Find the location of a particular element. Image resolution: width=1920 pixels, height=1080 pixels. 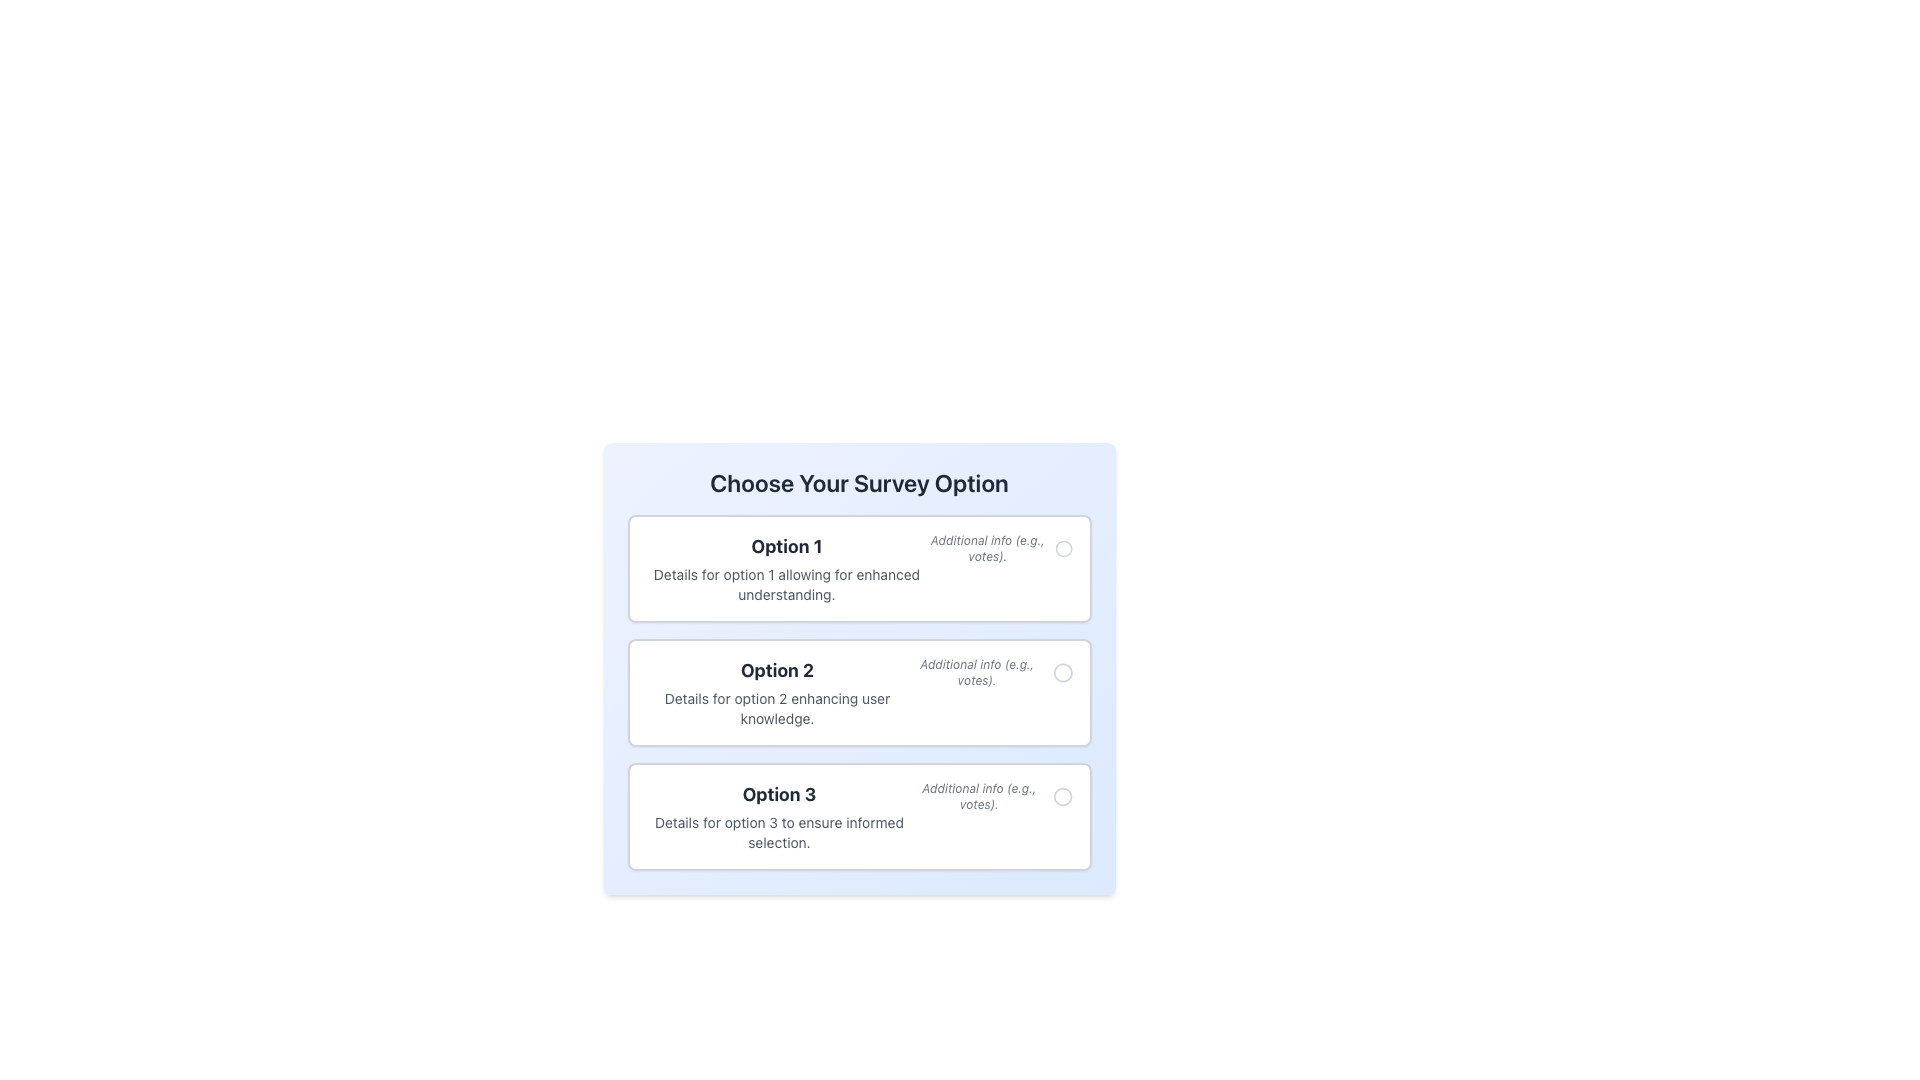

the text element displaying 'Details for option 3 to ensure informed selection.' located in the 'Option 3' section, styled in gray and smaller font, positioned below its heading is located at coordinates (778, 833).